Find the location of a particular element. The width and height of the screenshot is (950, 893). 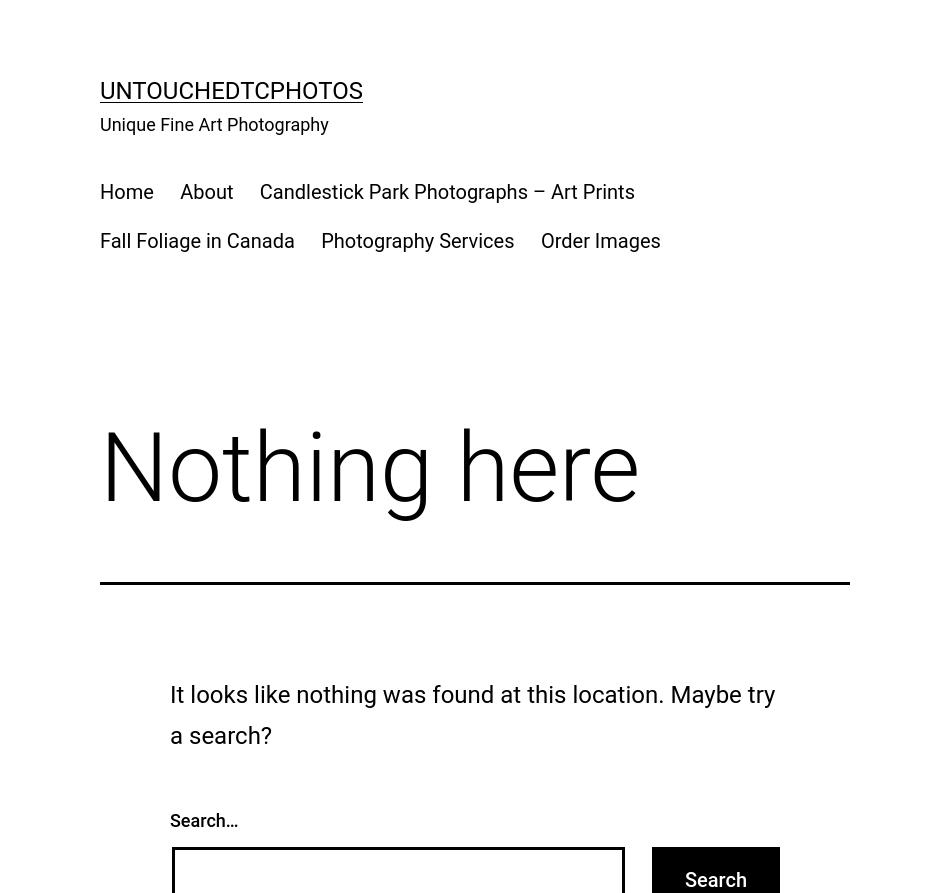

'Photography Services' is located at coordinates (416, 239).